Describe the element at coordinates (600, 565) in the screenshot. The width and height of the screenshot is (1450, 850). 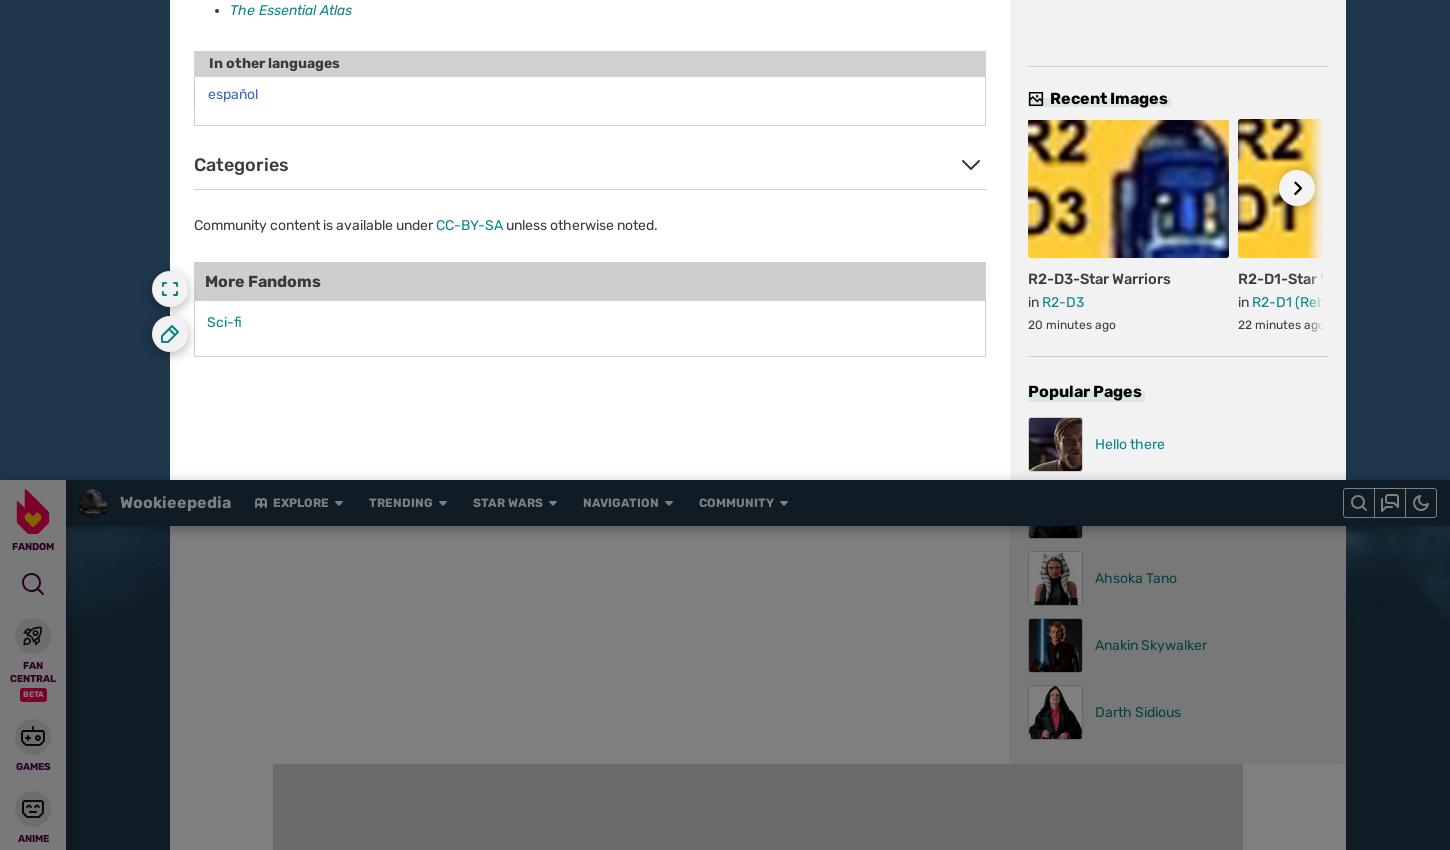
I see `'Vernestra Rwoh'` at that location.